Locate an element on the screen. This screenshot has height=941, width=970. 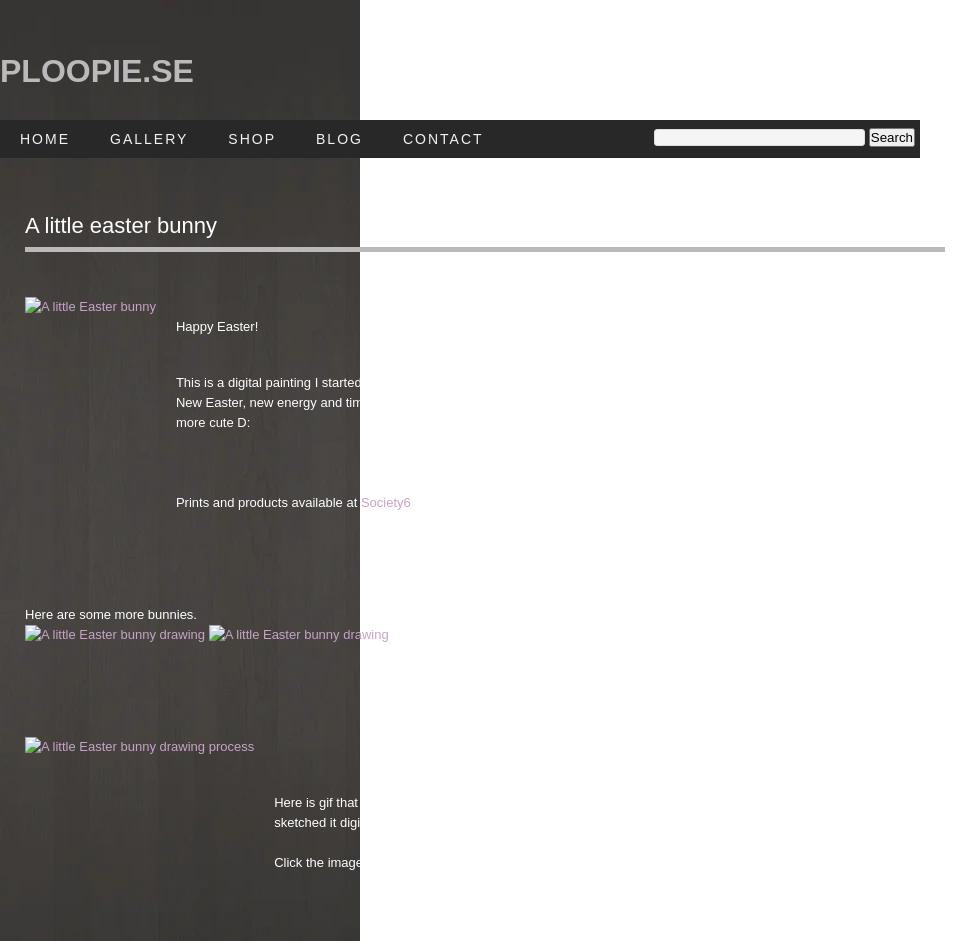
'This is a digital painting I started around last years Easter but never managed to finish it in time and forgot it after that.' is located at coordinates (514, 382).